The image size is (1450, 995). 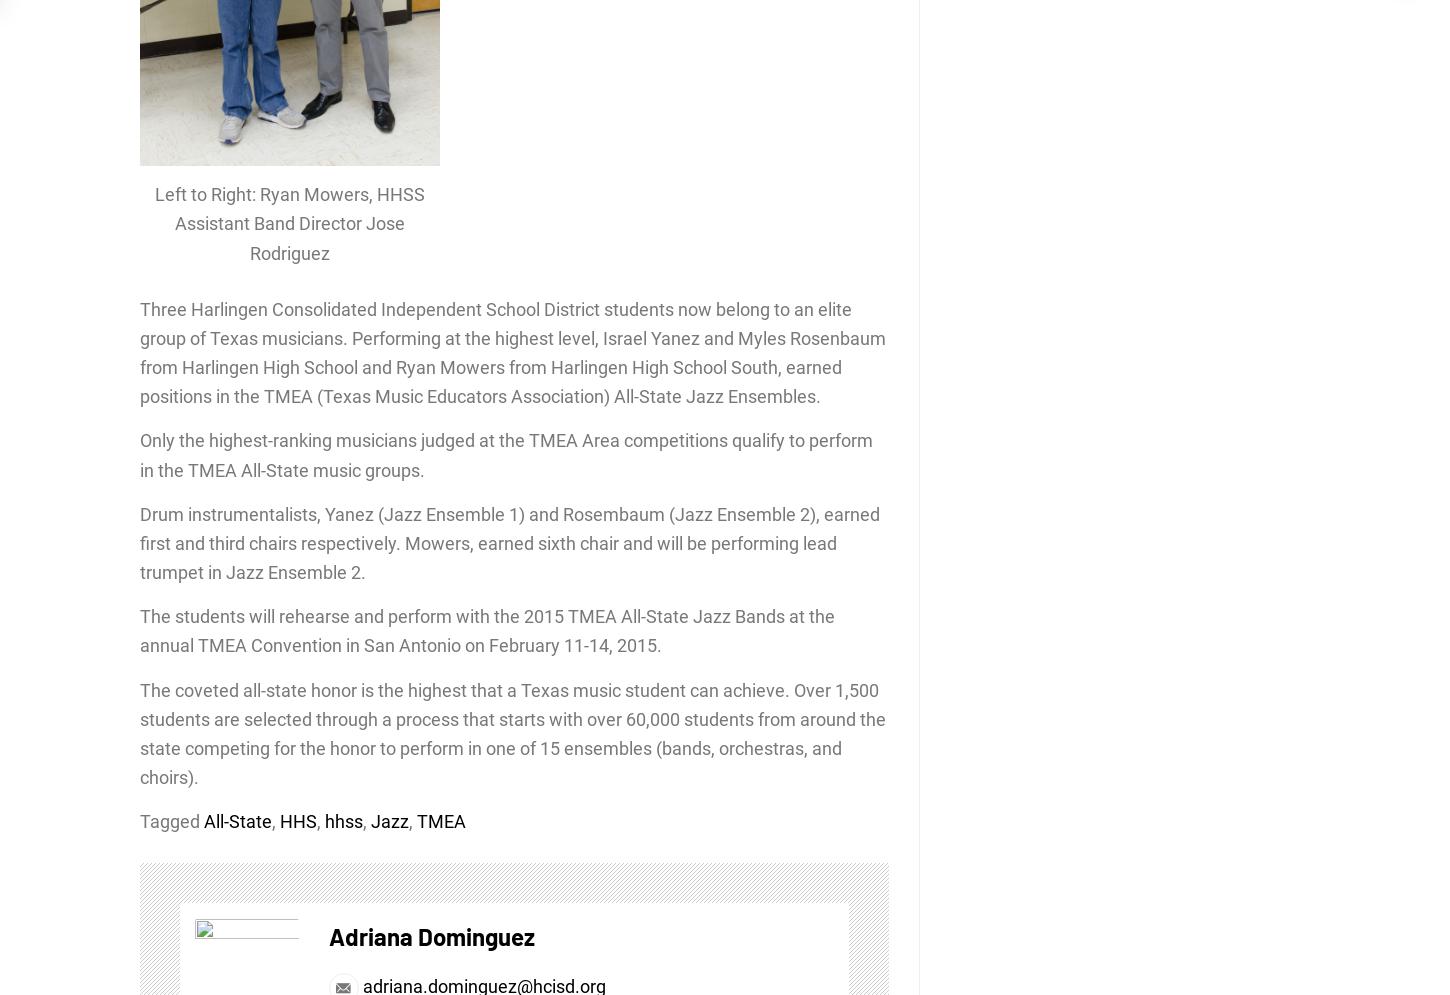 What do you see at coordinates (429, 936) in the screenshot?
I see `'Adriana Dominguez'` at bounding box center [429, 936].